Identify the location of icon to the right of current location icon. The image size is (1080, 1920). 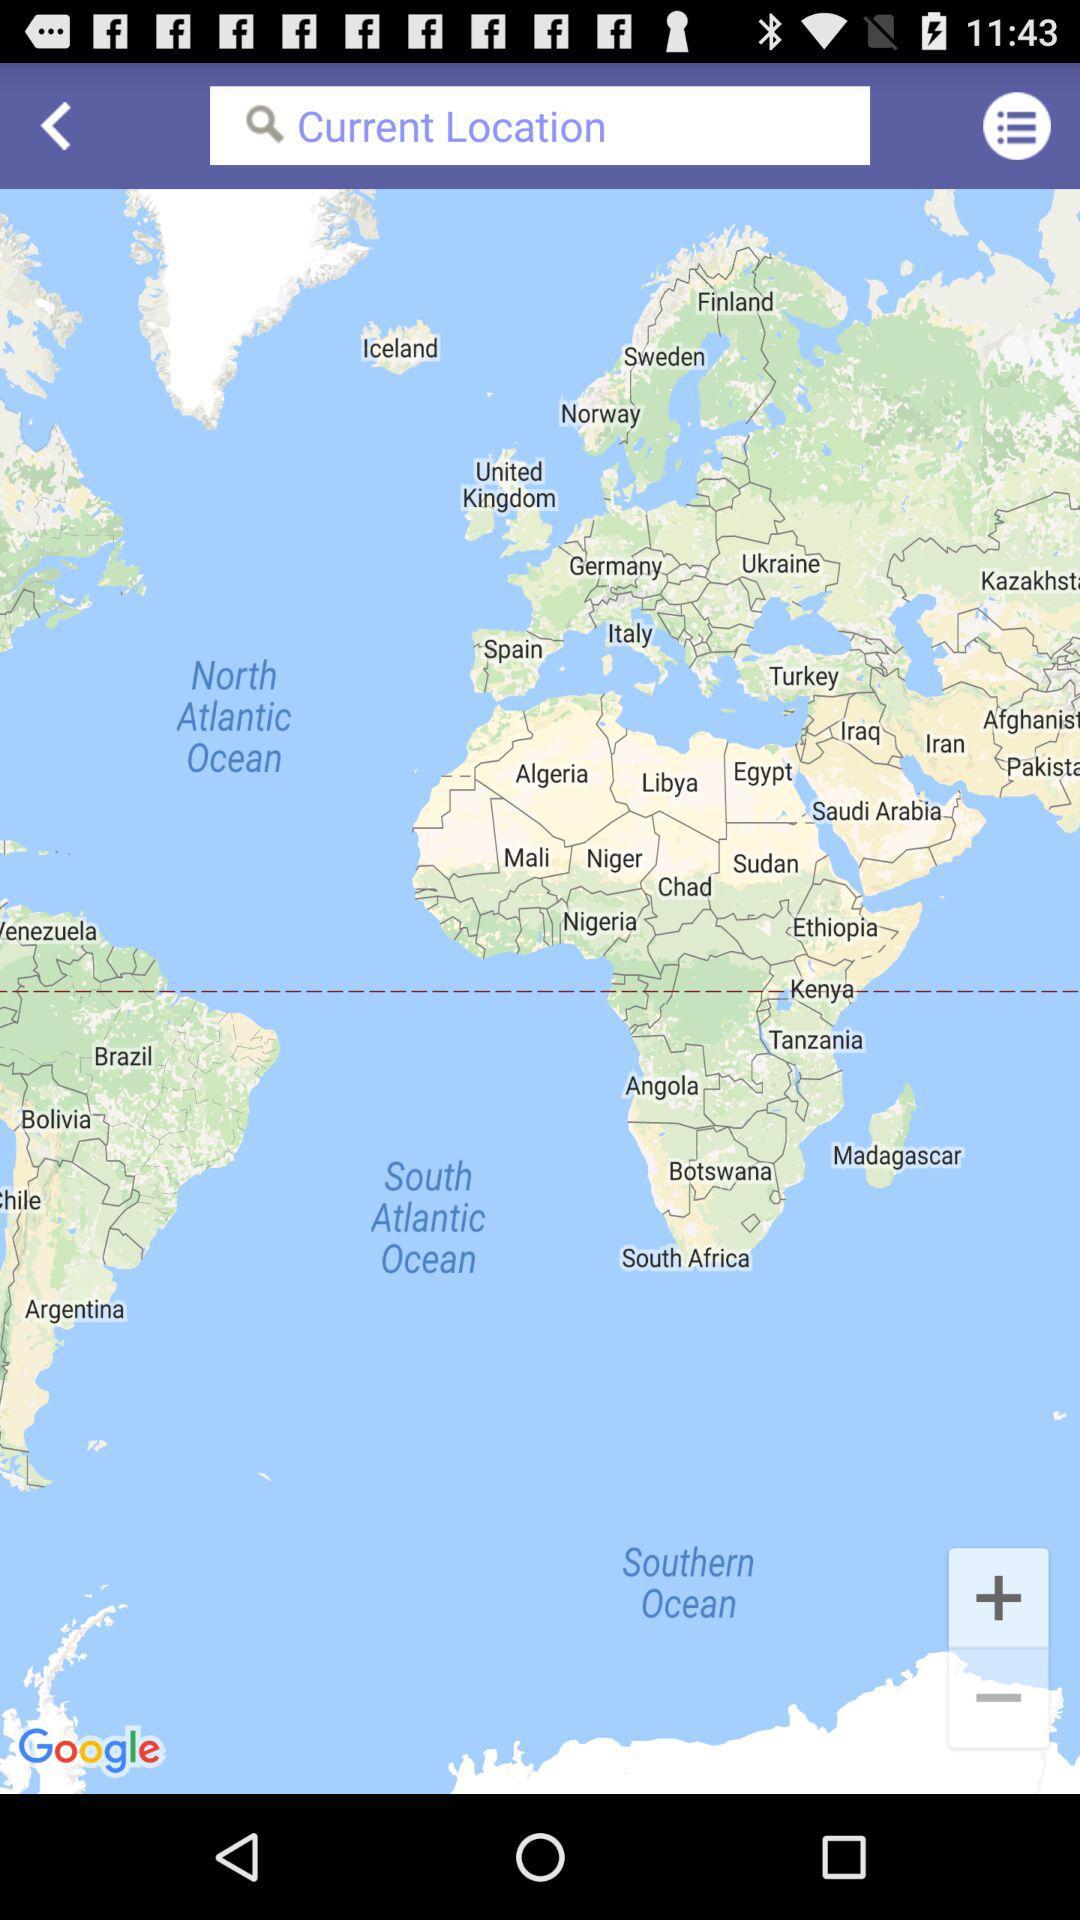
(1017, 124).